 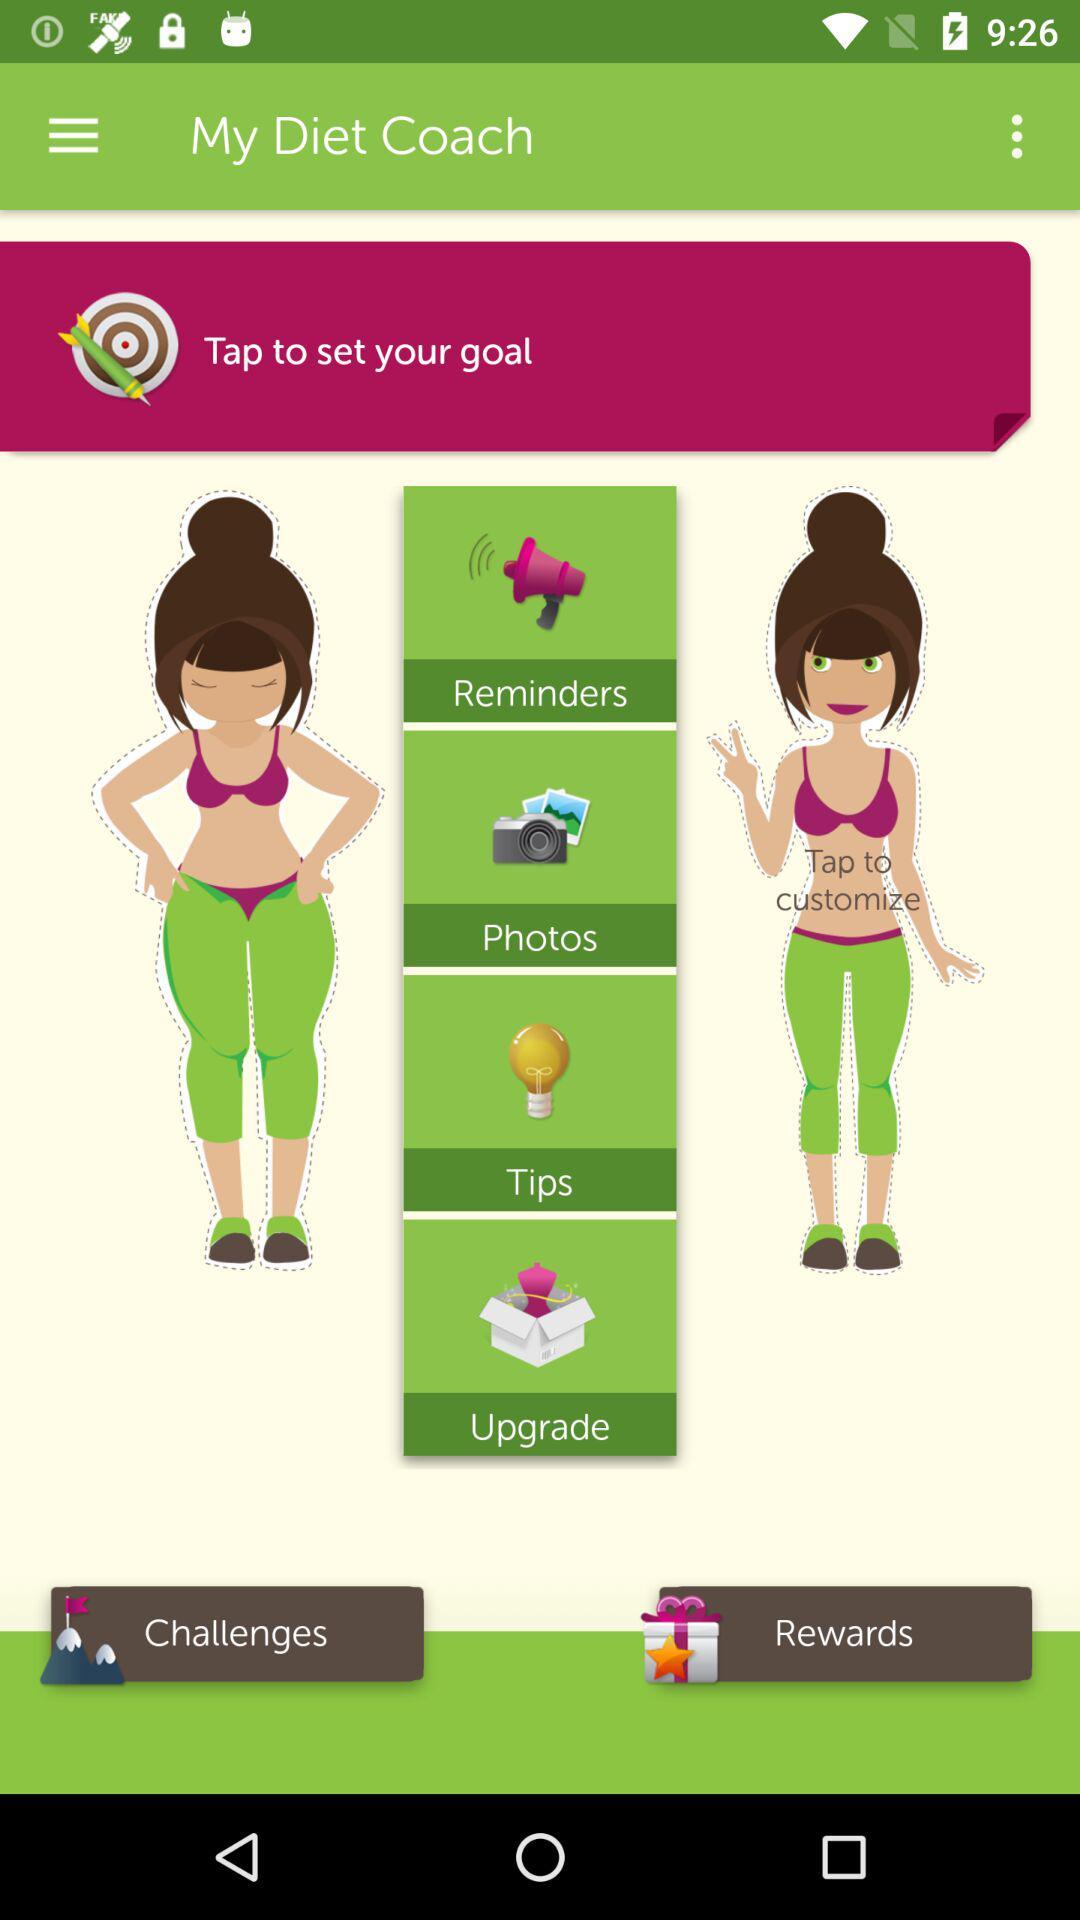 What do you see at coordinates (1017, 135) in the screenshot?
I see `the app to the right of my diet coach app` at bounding box center [1017, 135].